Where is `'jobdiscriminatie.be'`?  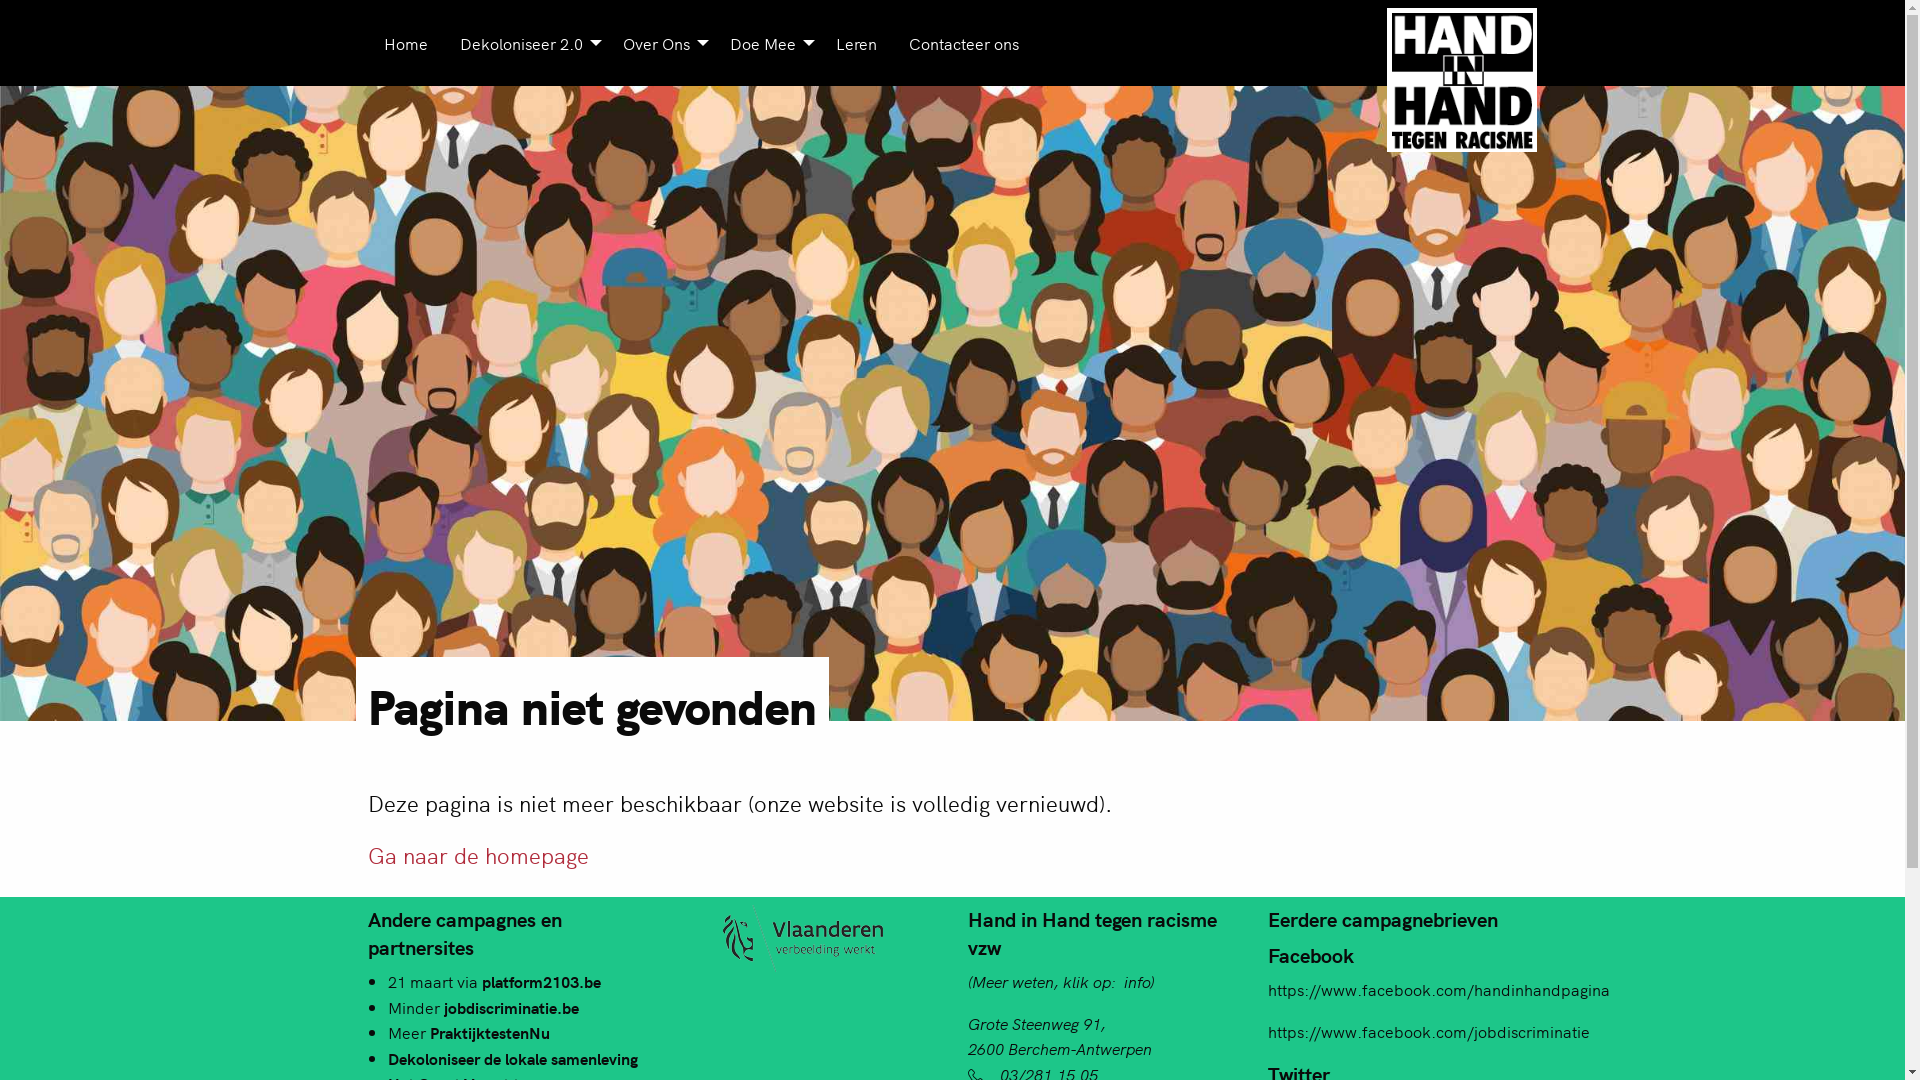
'jobdiscriminatie.be' is located at coordinates (511, 1006).